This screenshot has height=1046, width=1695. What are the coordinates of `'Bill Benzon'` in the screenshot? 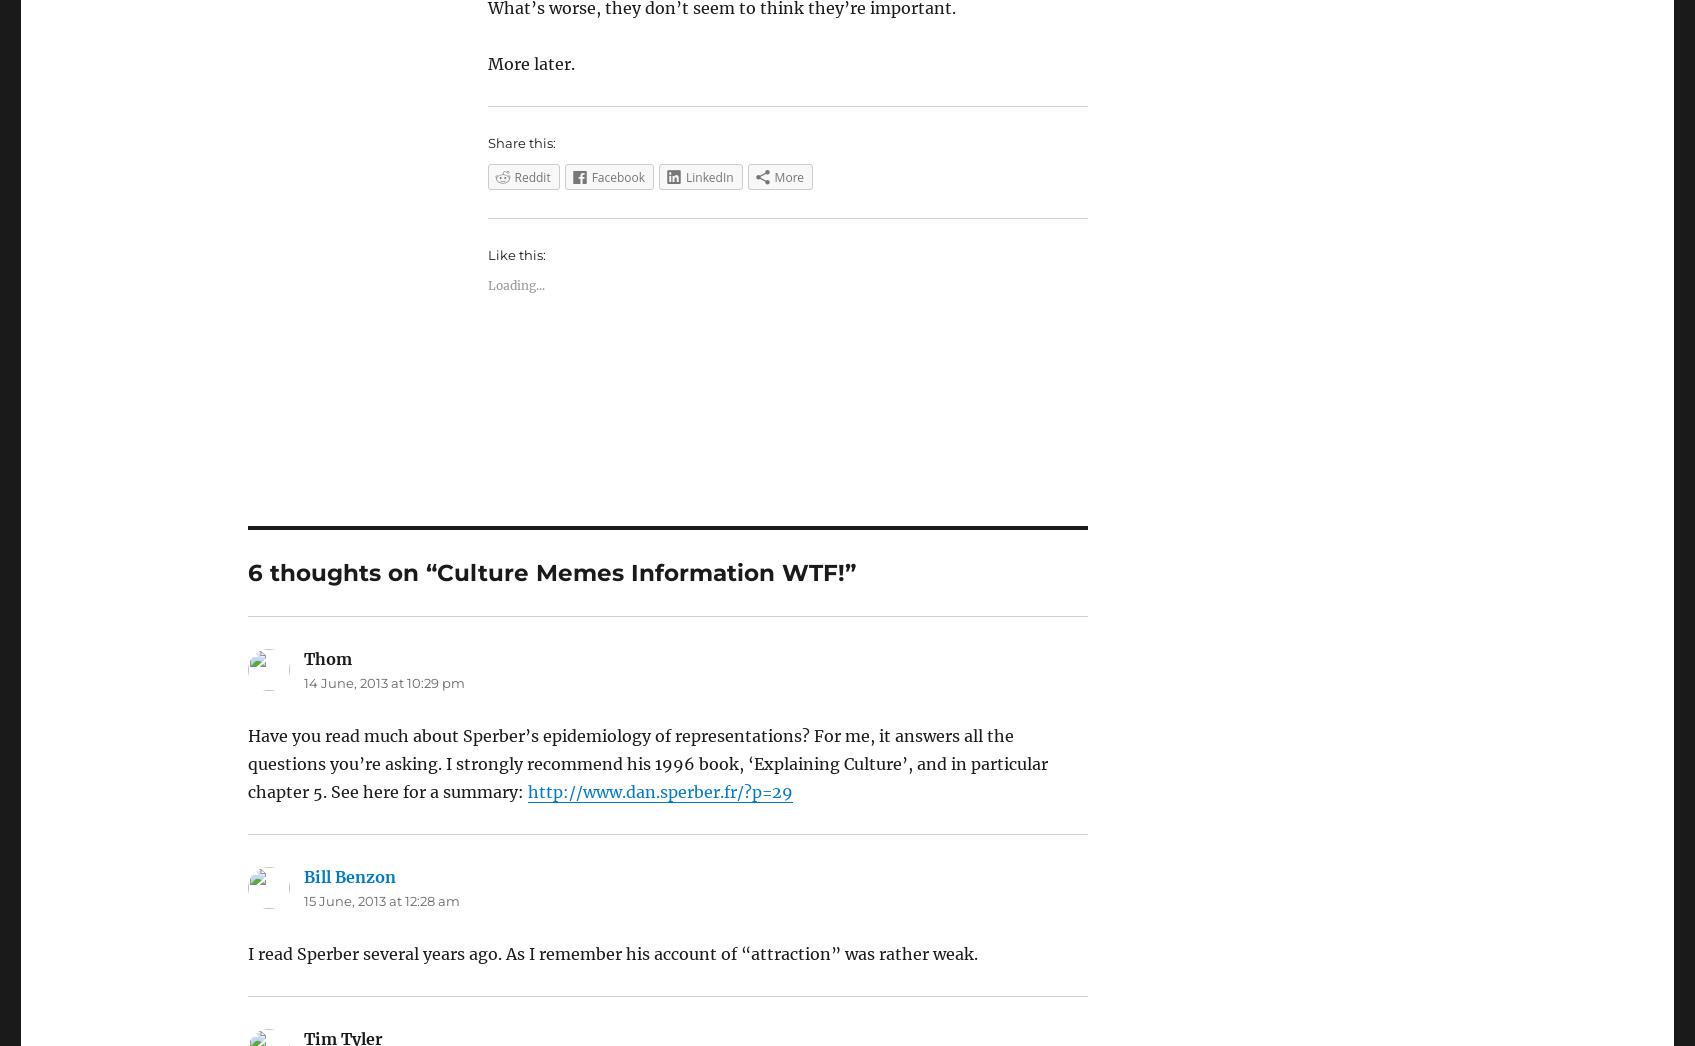 It's located at (303, 875).